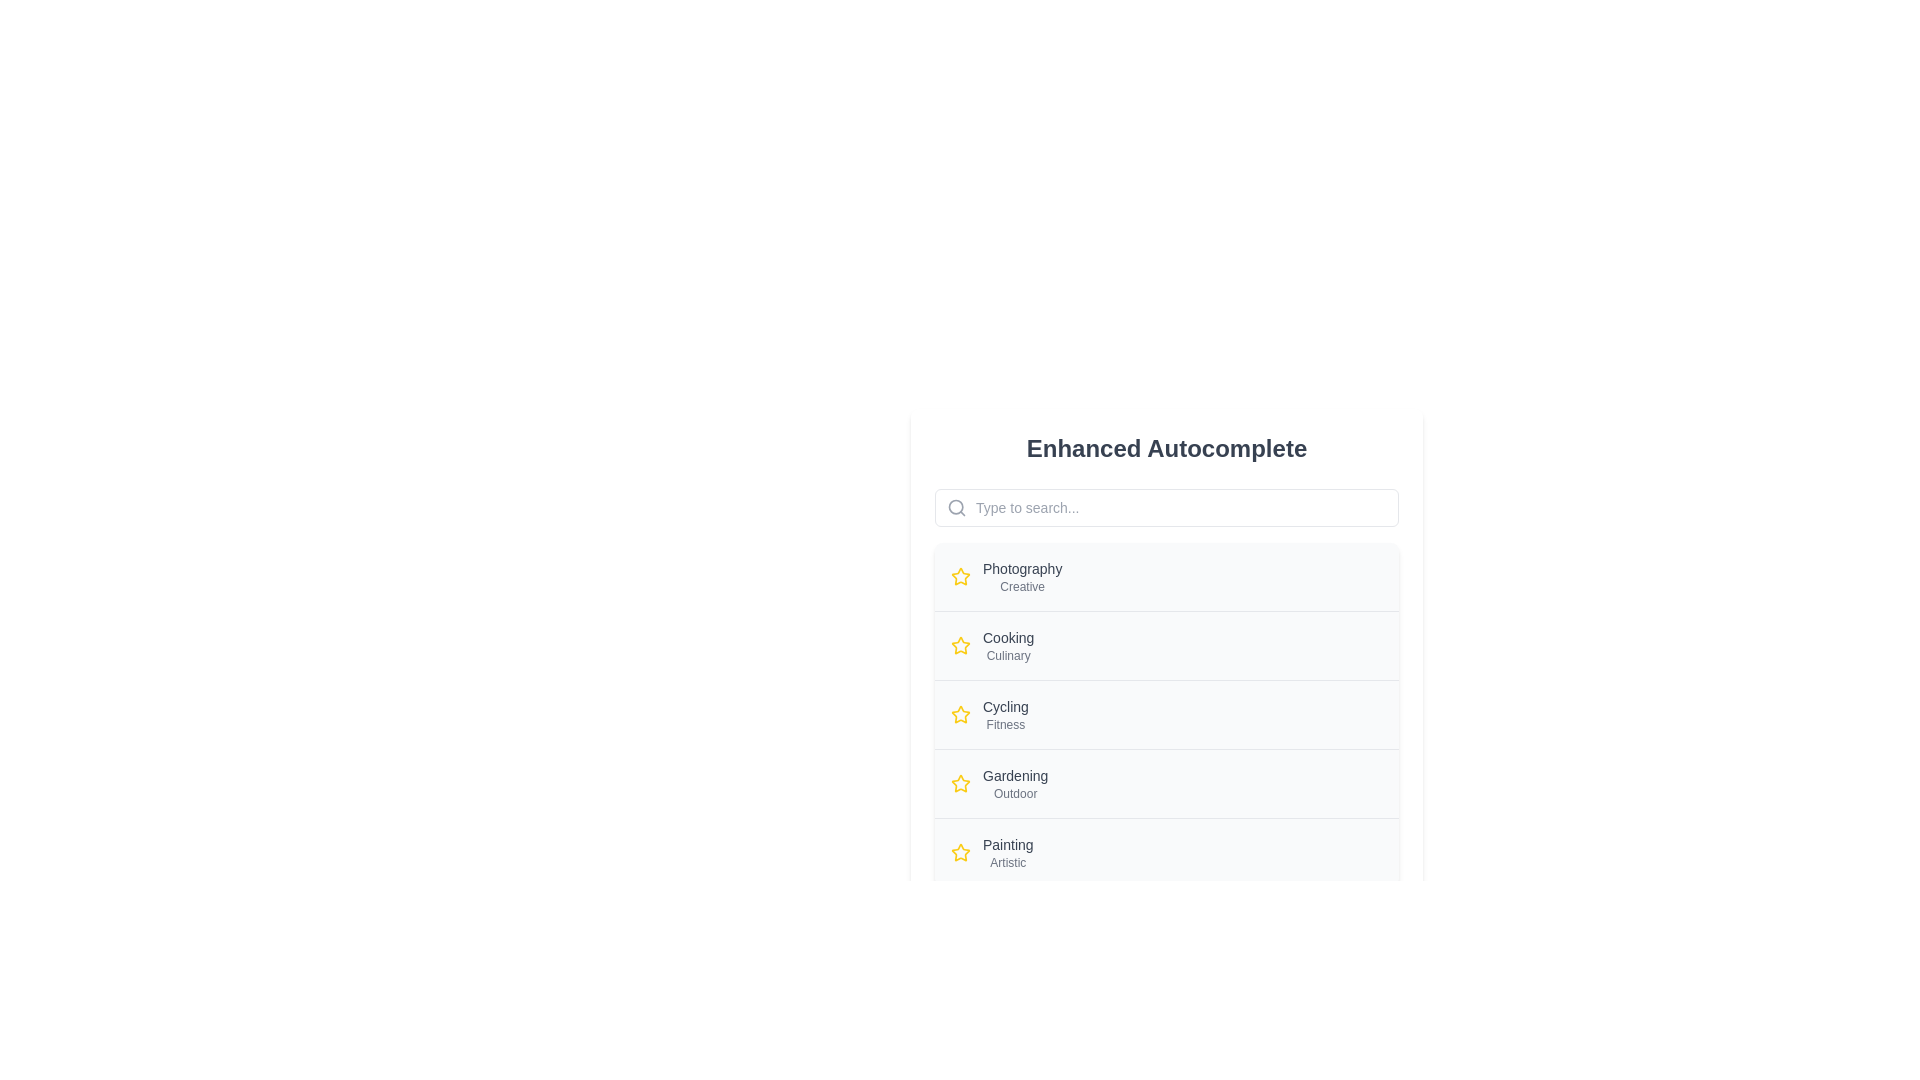  I want to click on the 'Gardening' category label in the list, so click(1015, 782).